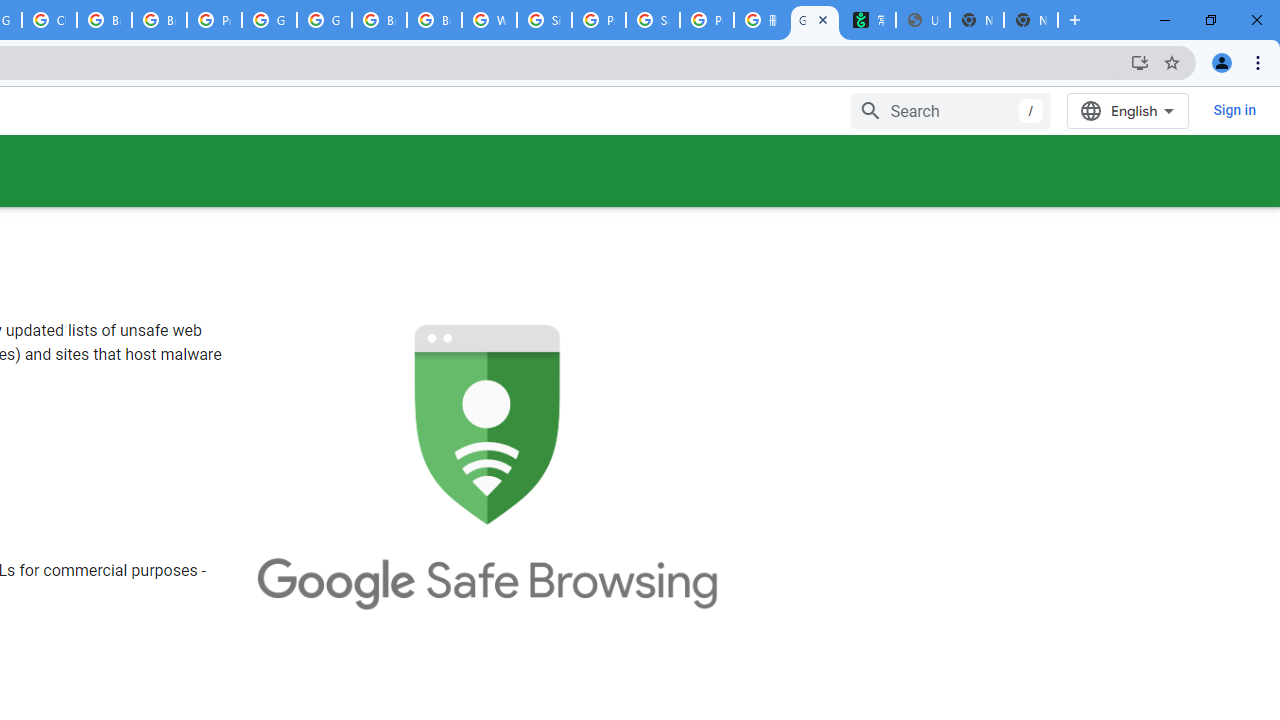 The width and height of the screenshot is (1280, 720). I want to click on 'Browse Chrome as a guest - Computer - Google Chrome Help', so click(103, 20).